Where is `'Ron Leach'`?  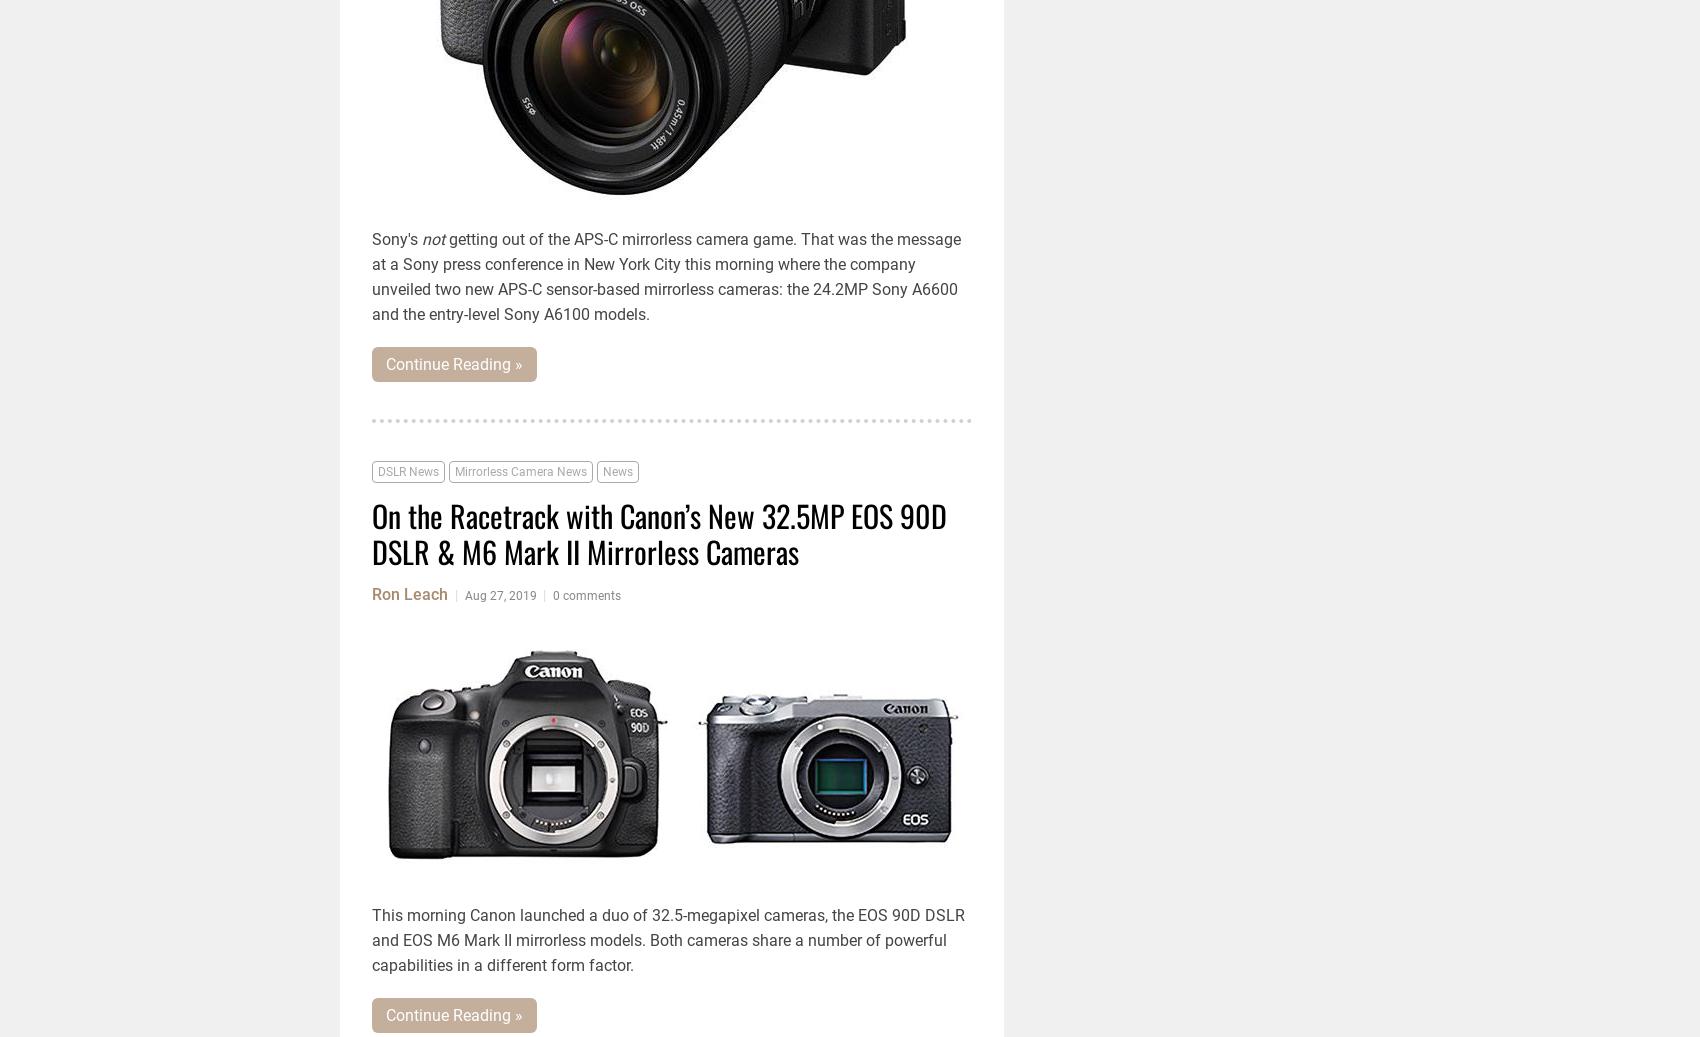
'Ron Leach' is located at coordinates (370, 594).